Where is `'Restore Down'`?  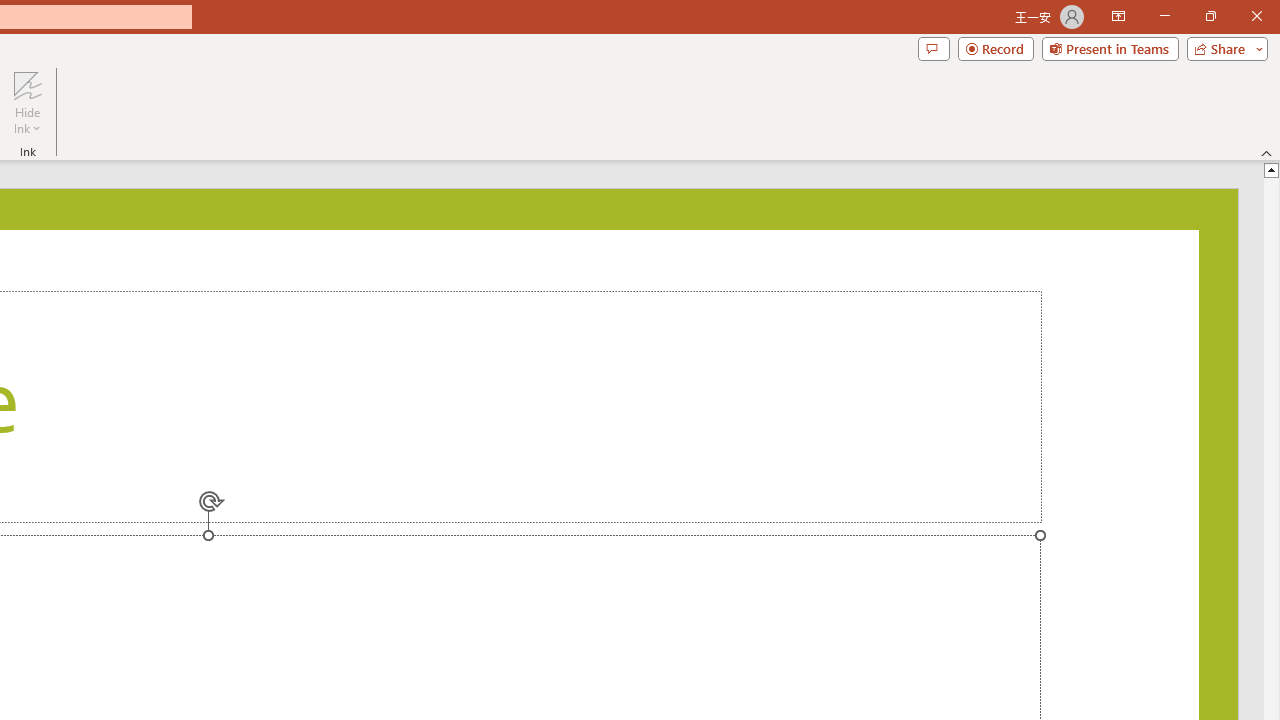 'Restore Down' is located at coordinates (1209, 16).